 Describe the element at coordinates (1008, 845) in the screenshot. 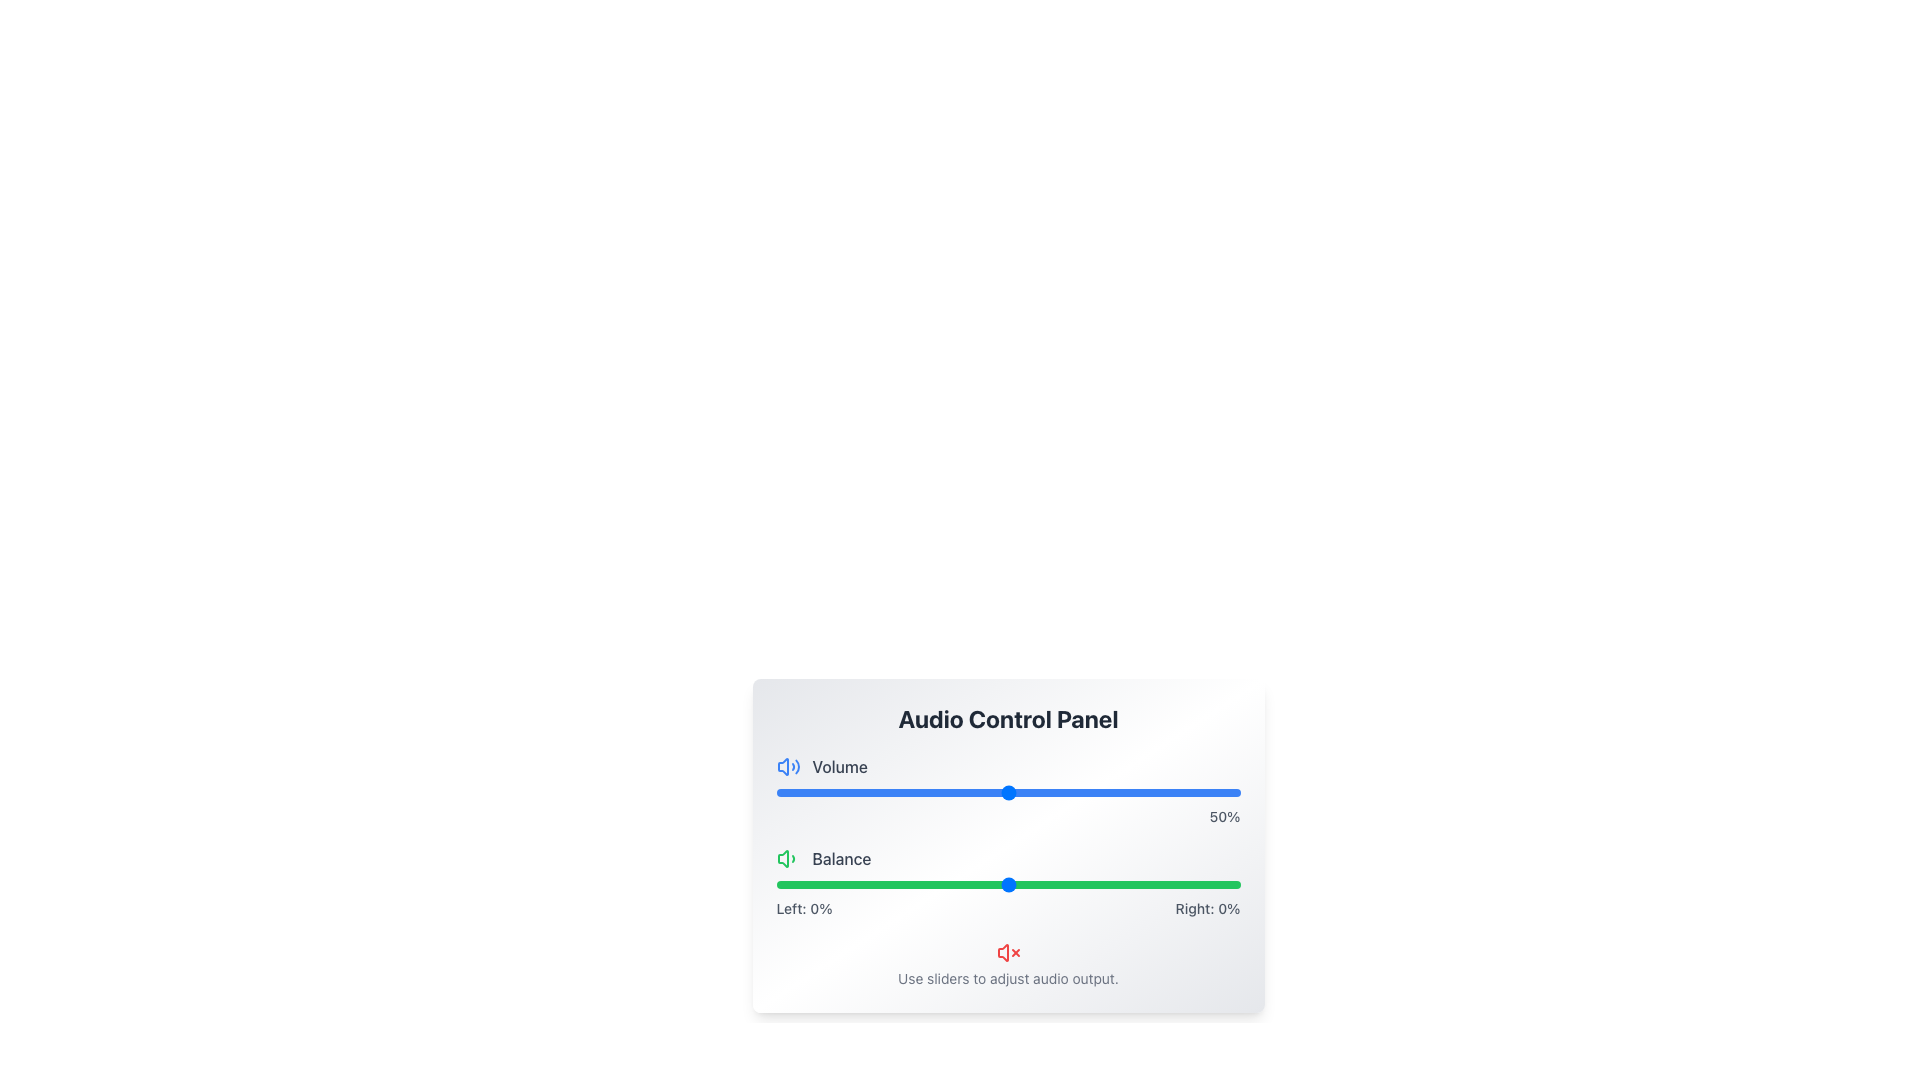

I see `the numerical feedback on the Interactive Panel, which features a gradient background, rounded corners, and contains 'Volume' and 'Balance' sliders` at that location.